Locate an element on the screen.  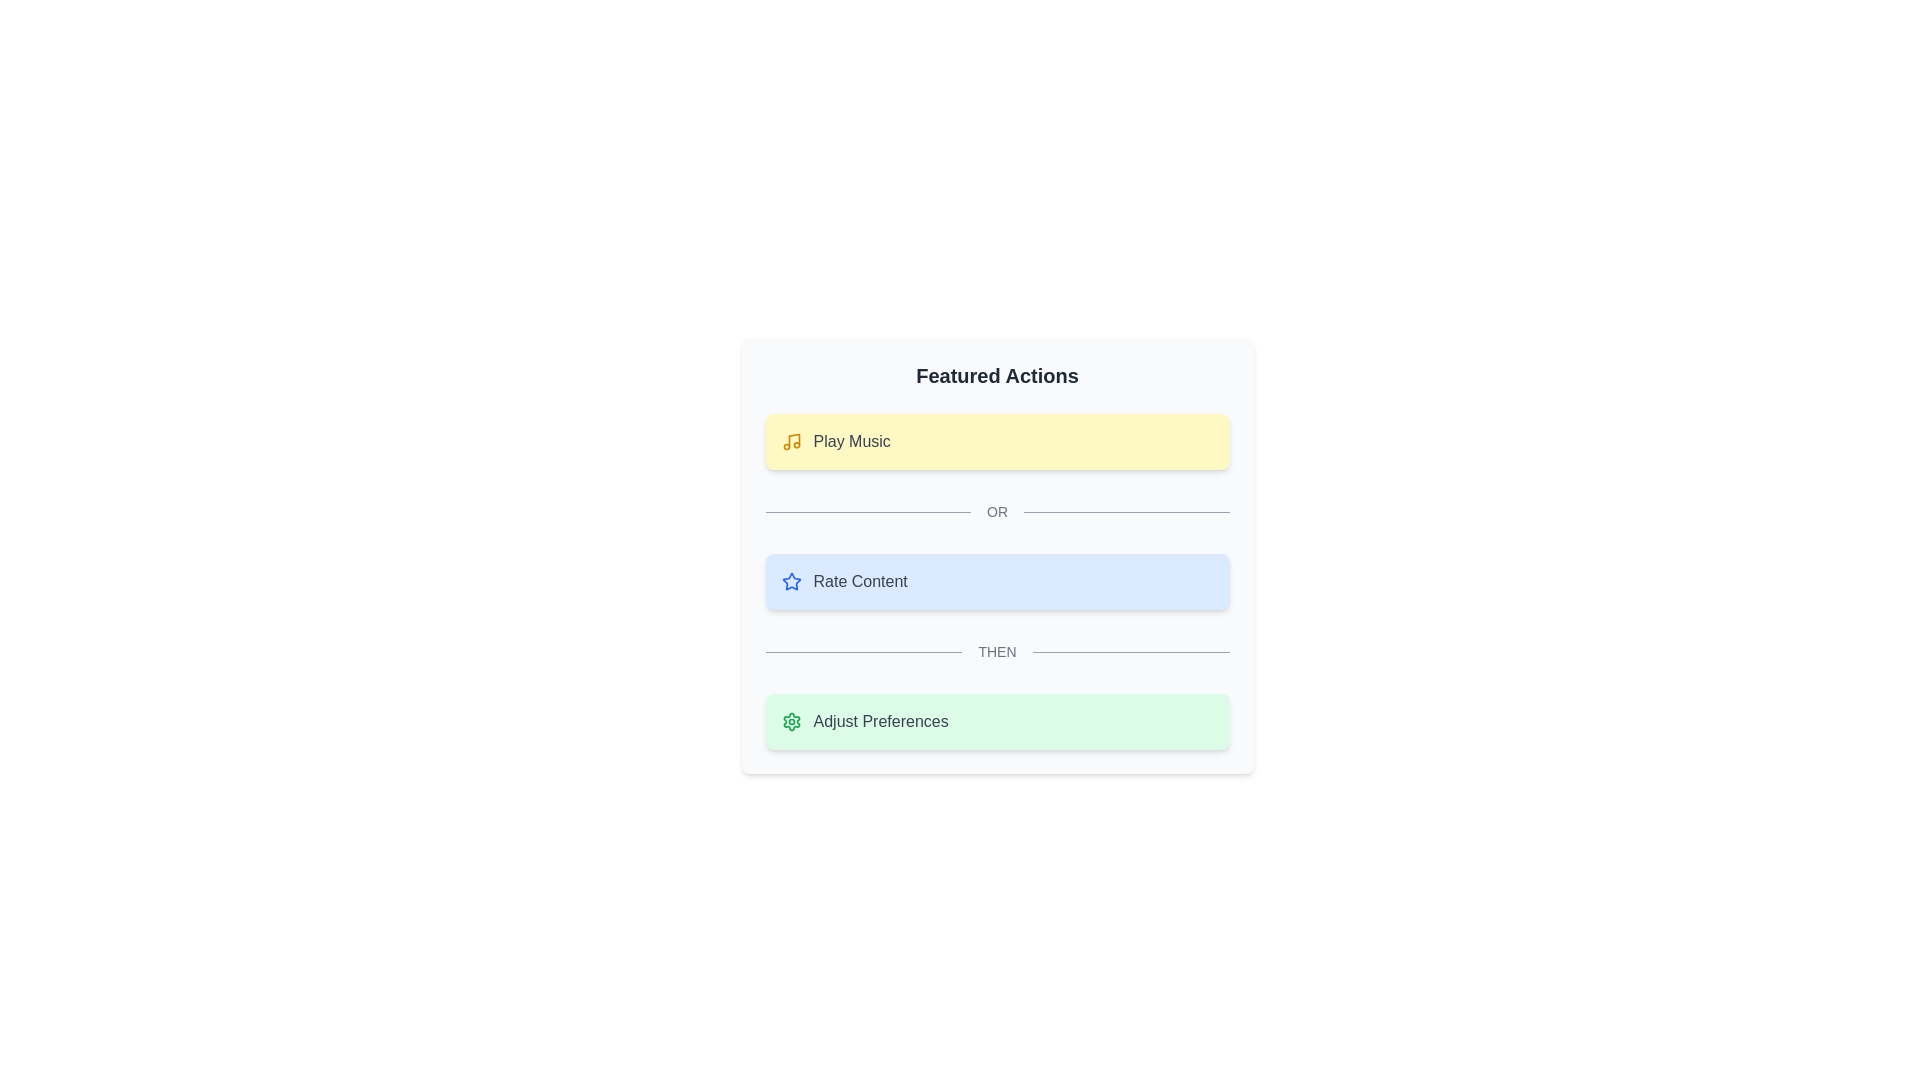
the 'Play Music' text label, which is styled with a medium gray font and displayed on a yellow background within the 'Featured Actions' section is located at coordinates (852, 441).